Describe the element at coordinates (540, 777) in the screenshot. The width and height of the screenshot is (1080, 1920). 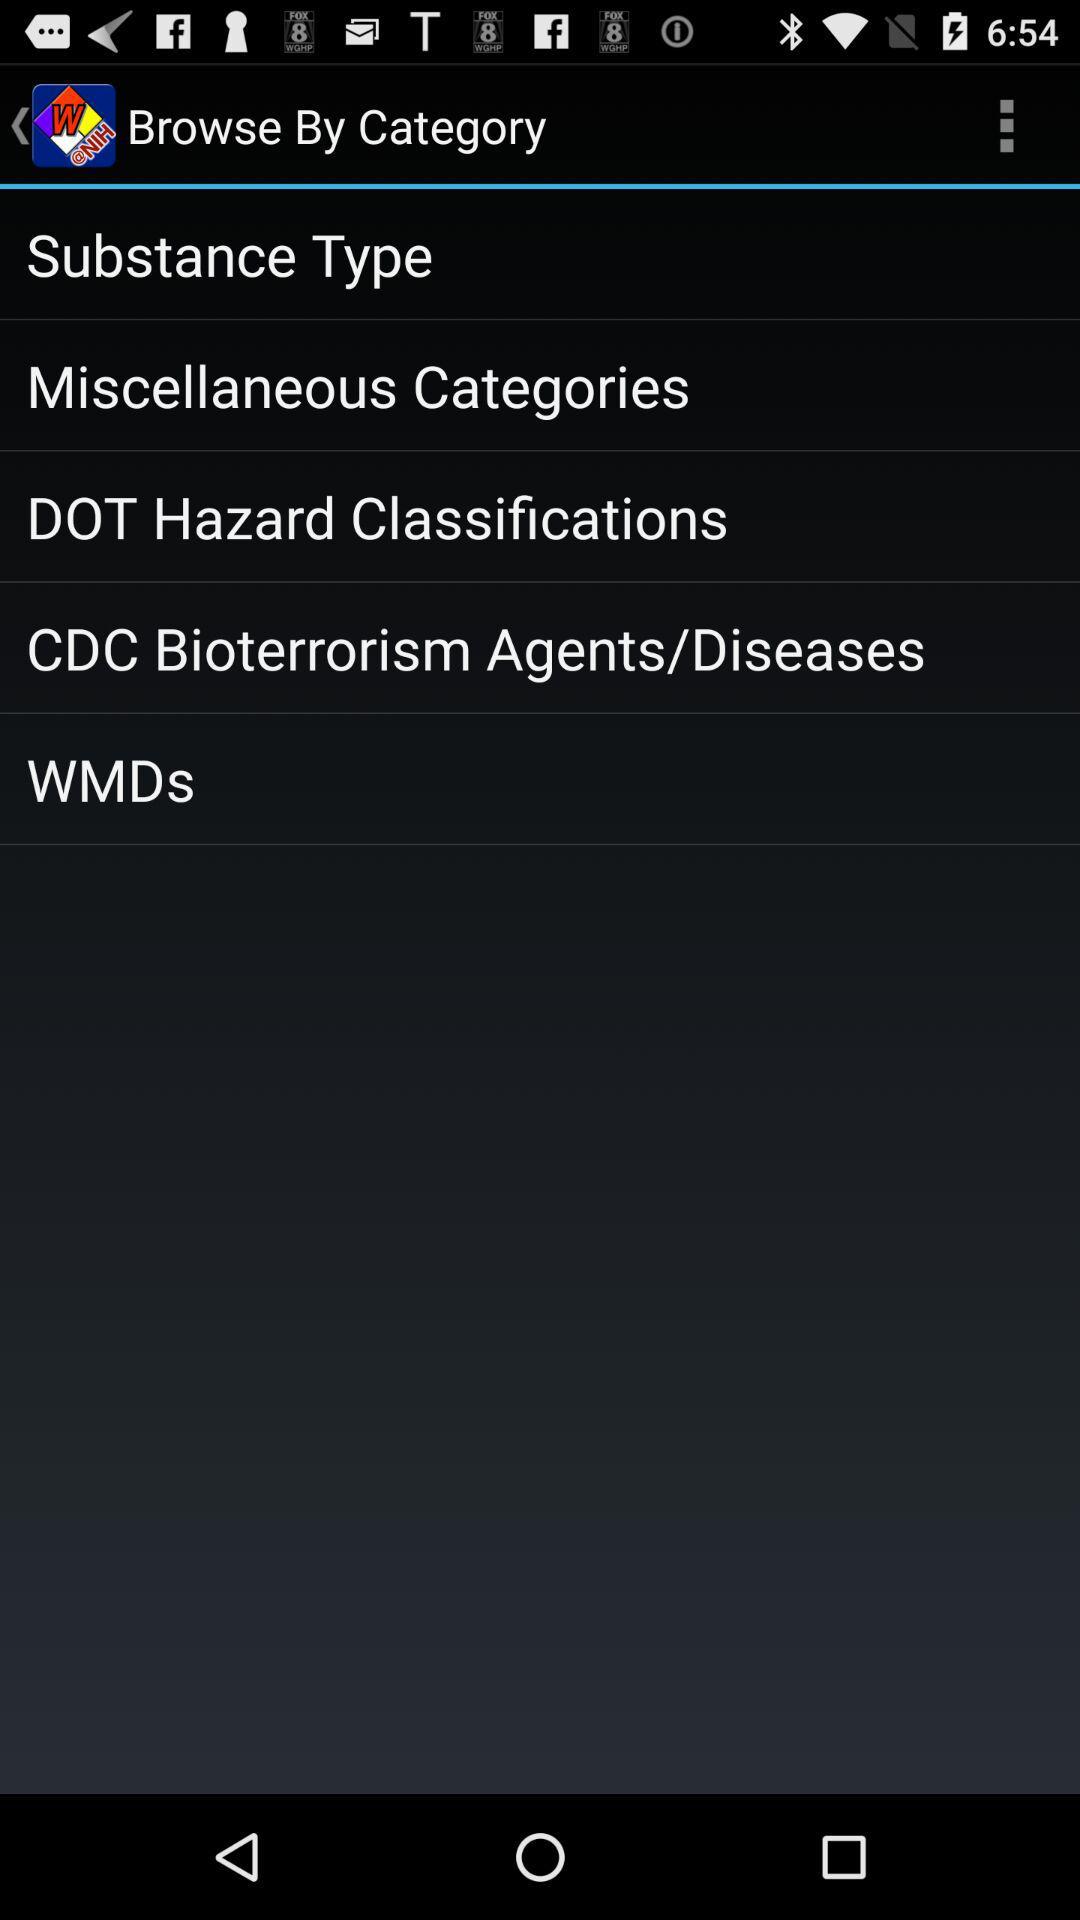
I see `the wmds icon` at that location.